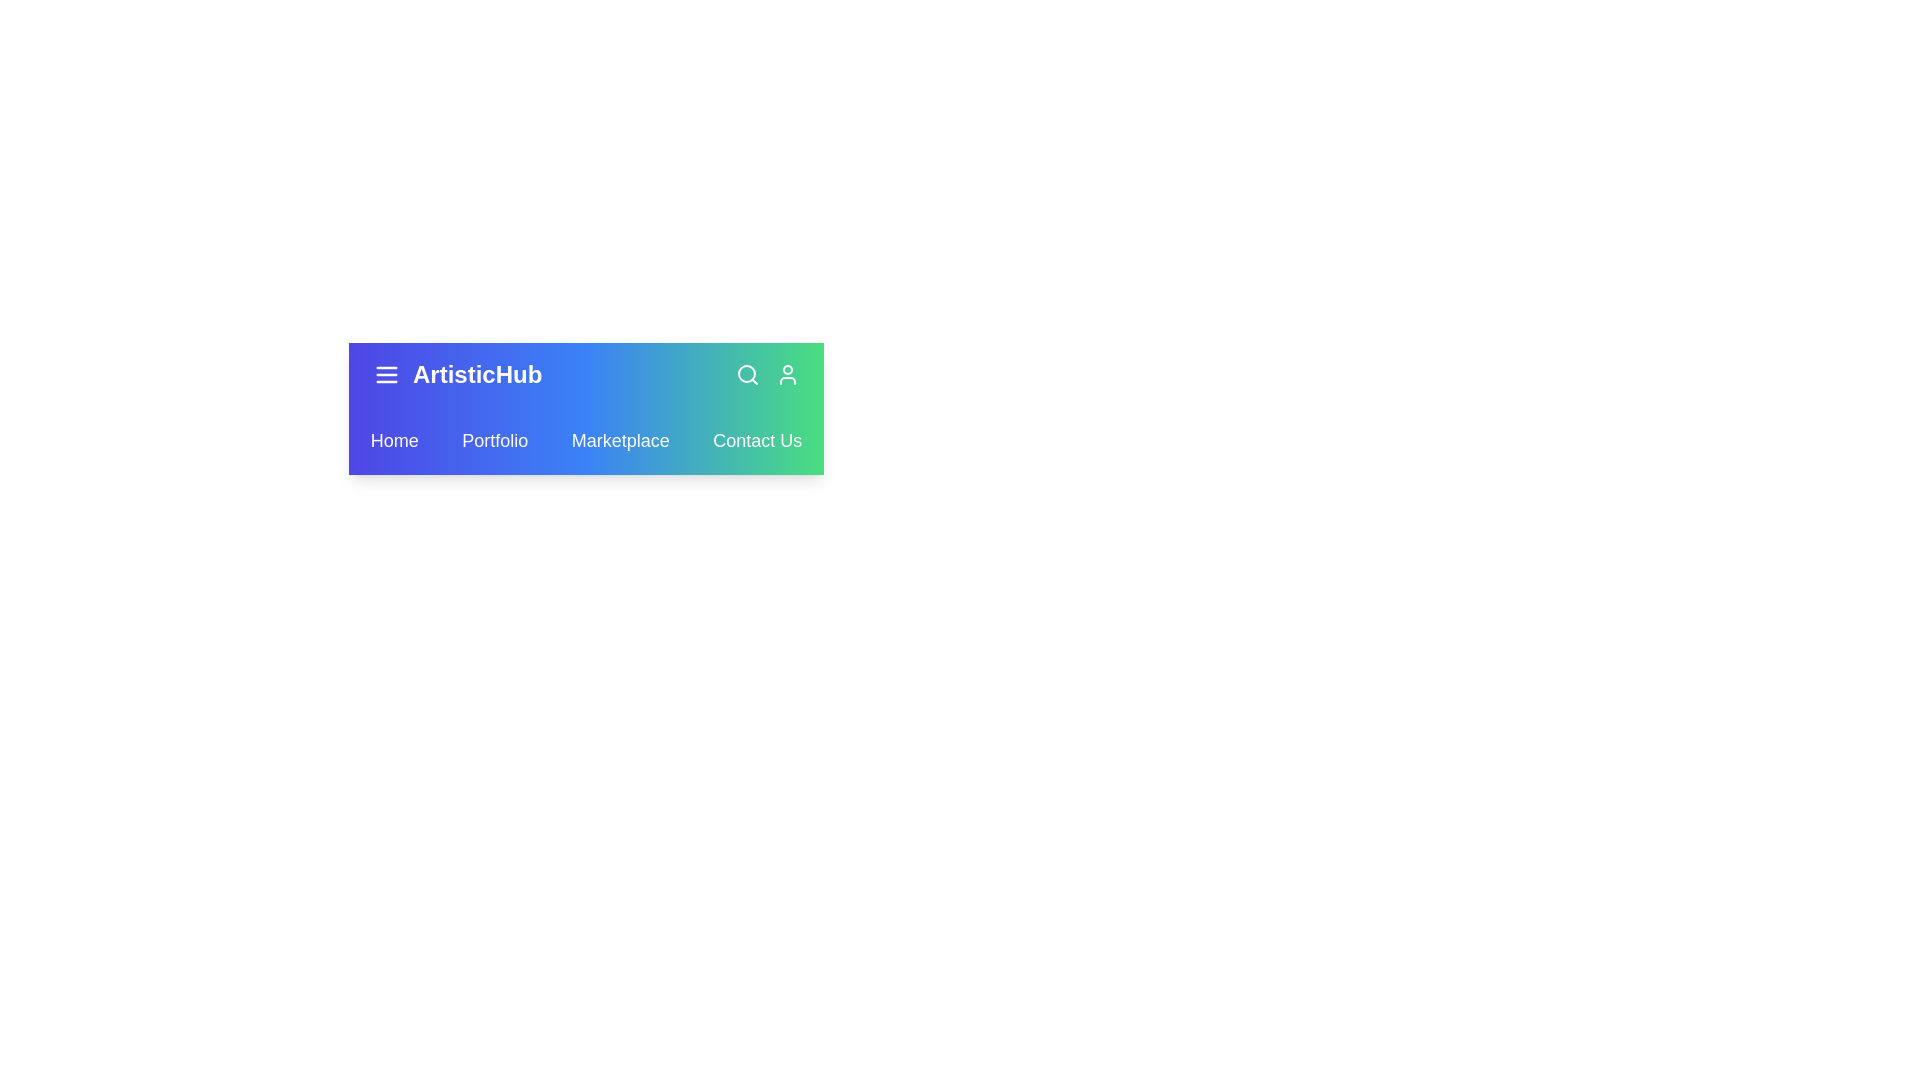 Image resolution: width=1920 pixels, height=1080 pixels. Describe the element at coordinates (747, 374) in the screenshot. I see `the search icon in the navbar to initiate a search` at that location.